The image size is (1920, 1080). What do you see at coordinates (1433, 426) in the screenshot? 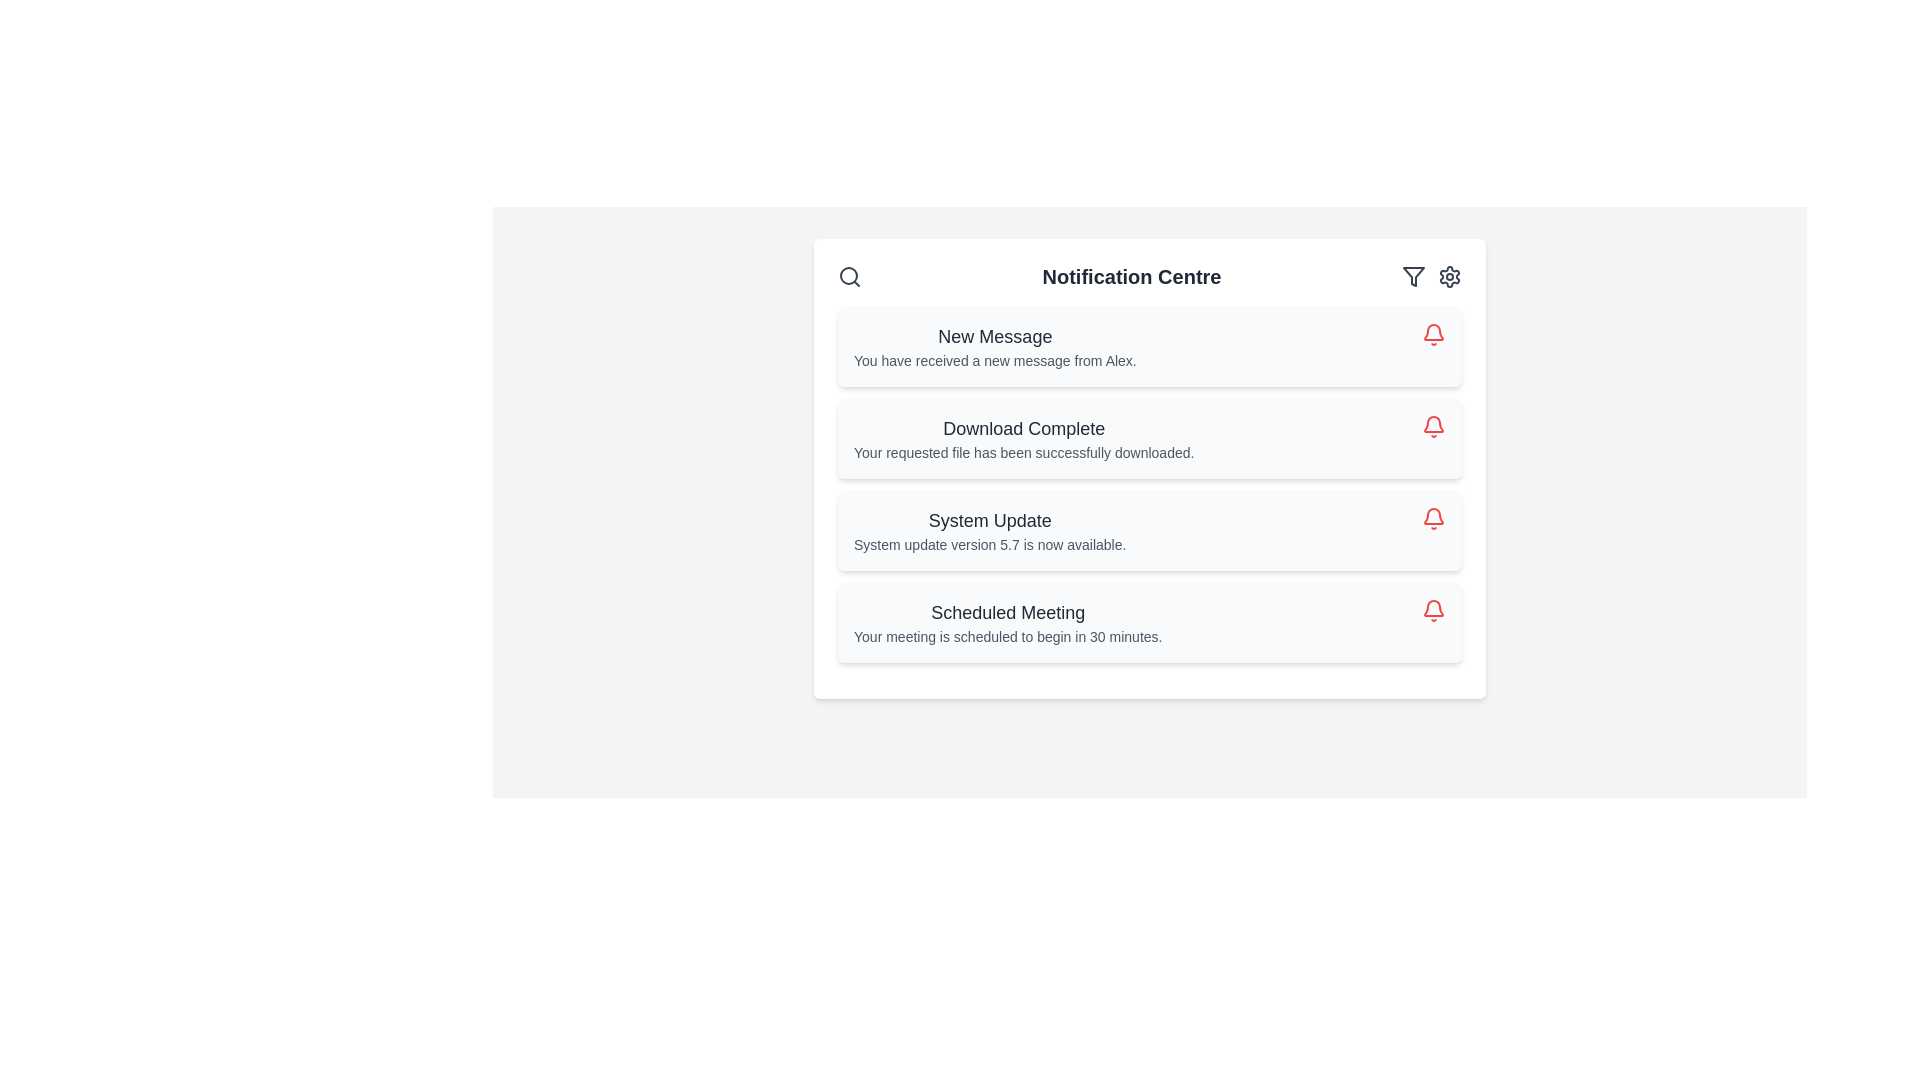
I see `the icon button located in the right corner of the second notification card, which interacts with the notification it is associated with` at bounding box center [1433, 426].